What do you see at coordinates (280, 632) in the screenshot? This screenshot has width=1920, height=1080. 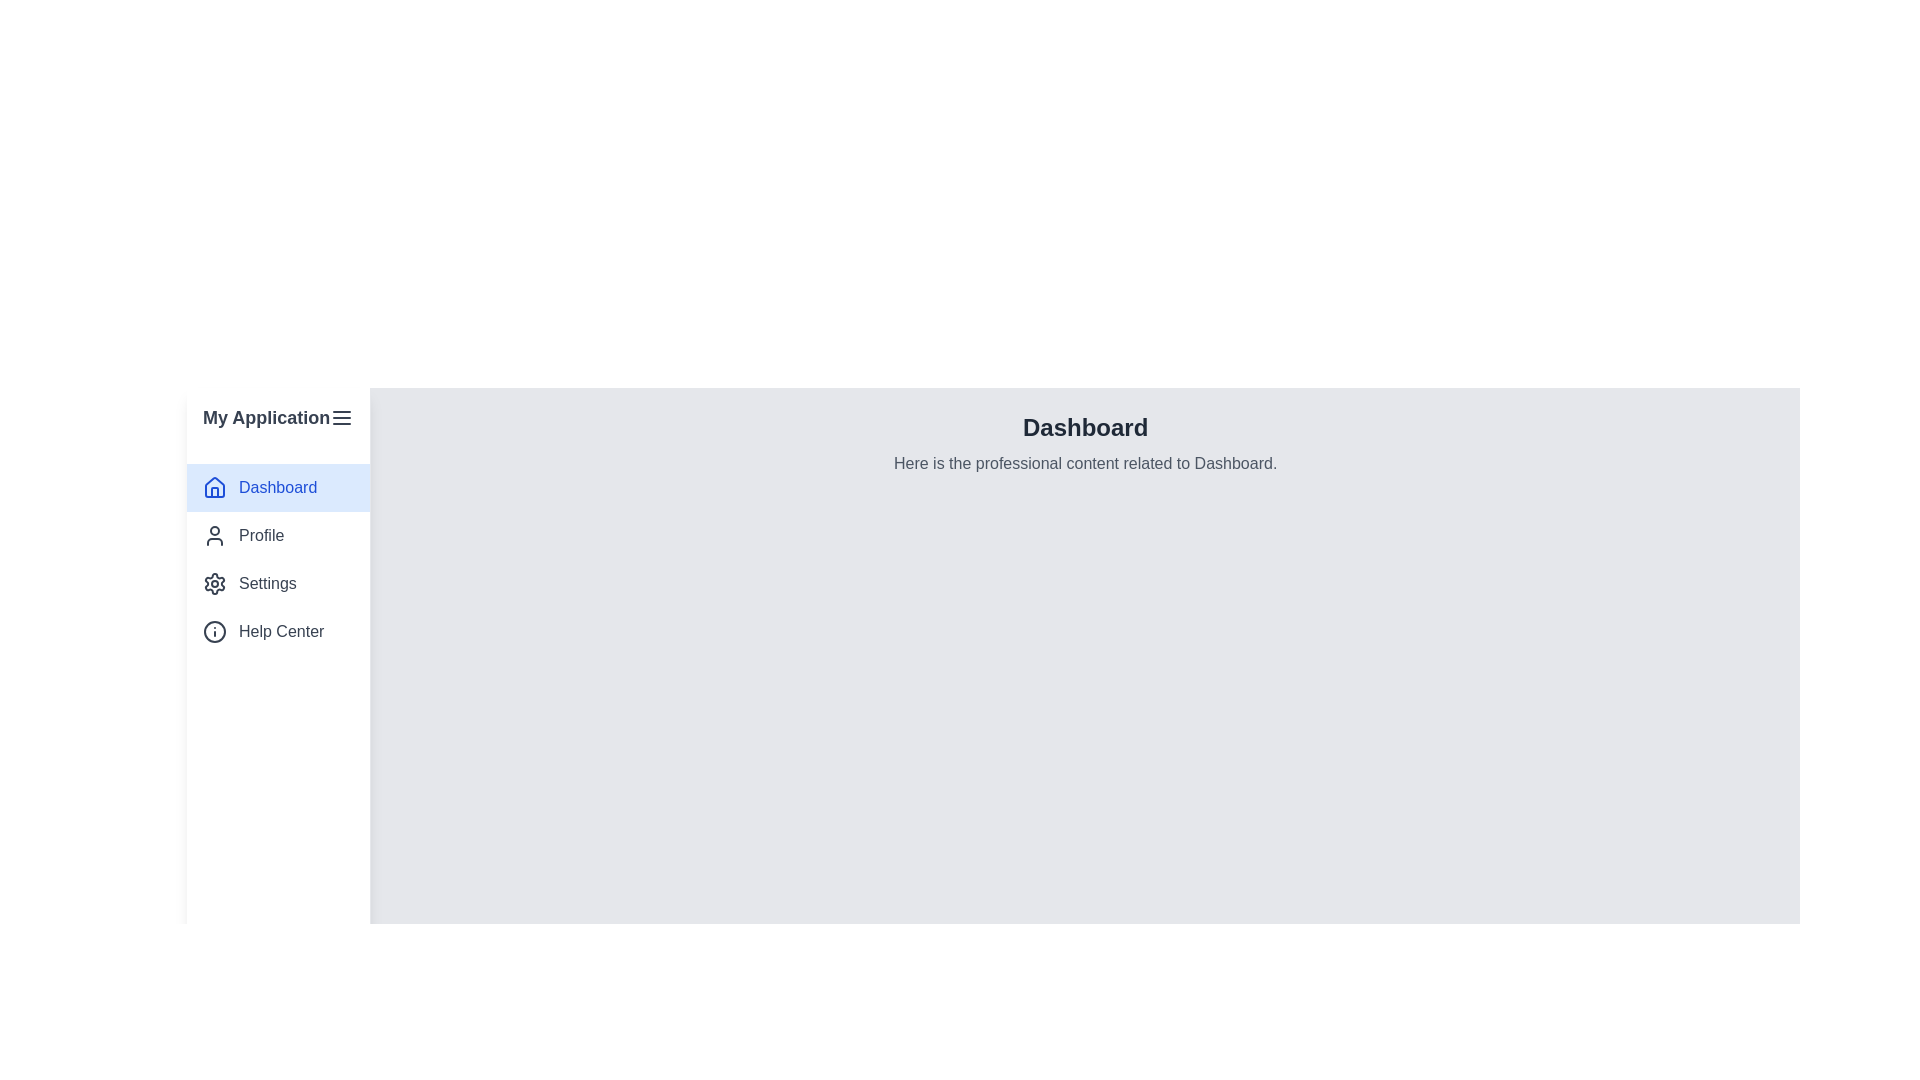 I see `text label element located in the vertical menu on the left side, which is the last option below 'Settings' and includes an 'info' icon to its left, to understand its purpose` at bounding box center [280, 632].